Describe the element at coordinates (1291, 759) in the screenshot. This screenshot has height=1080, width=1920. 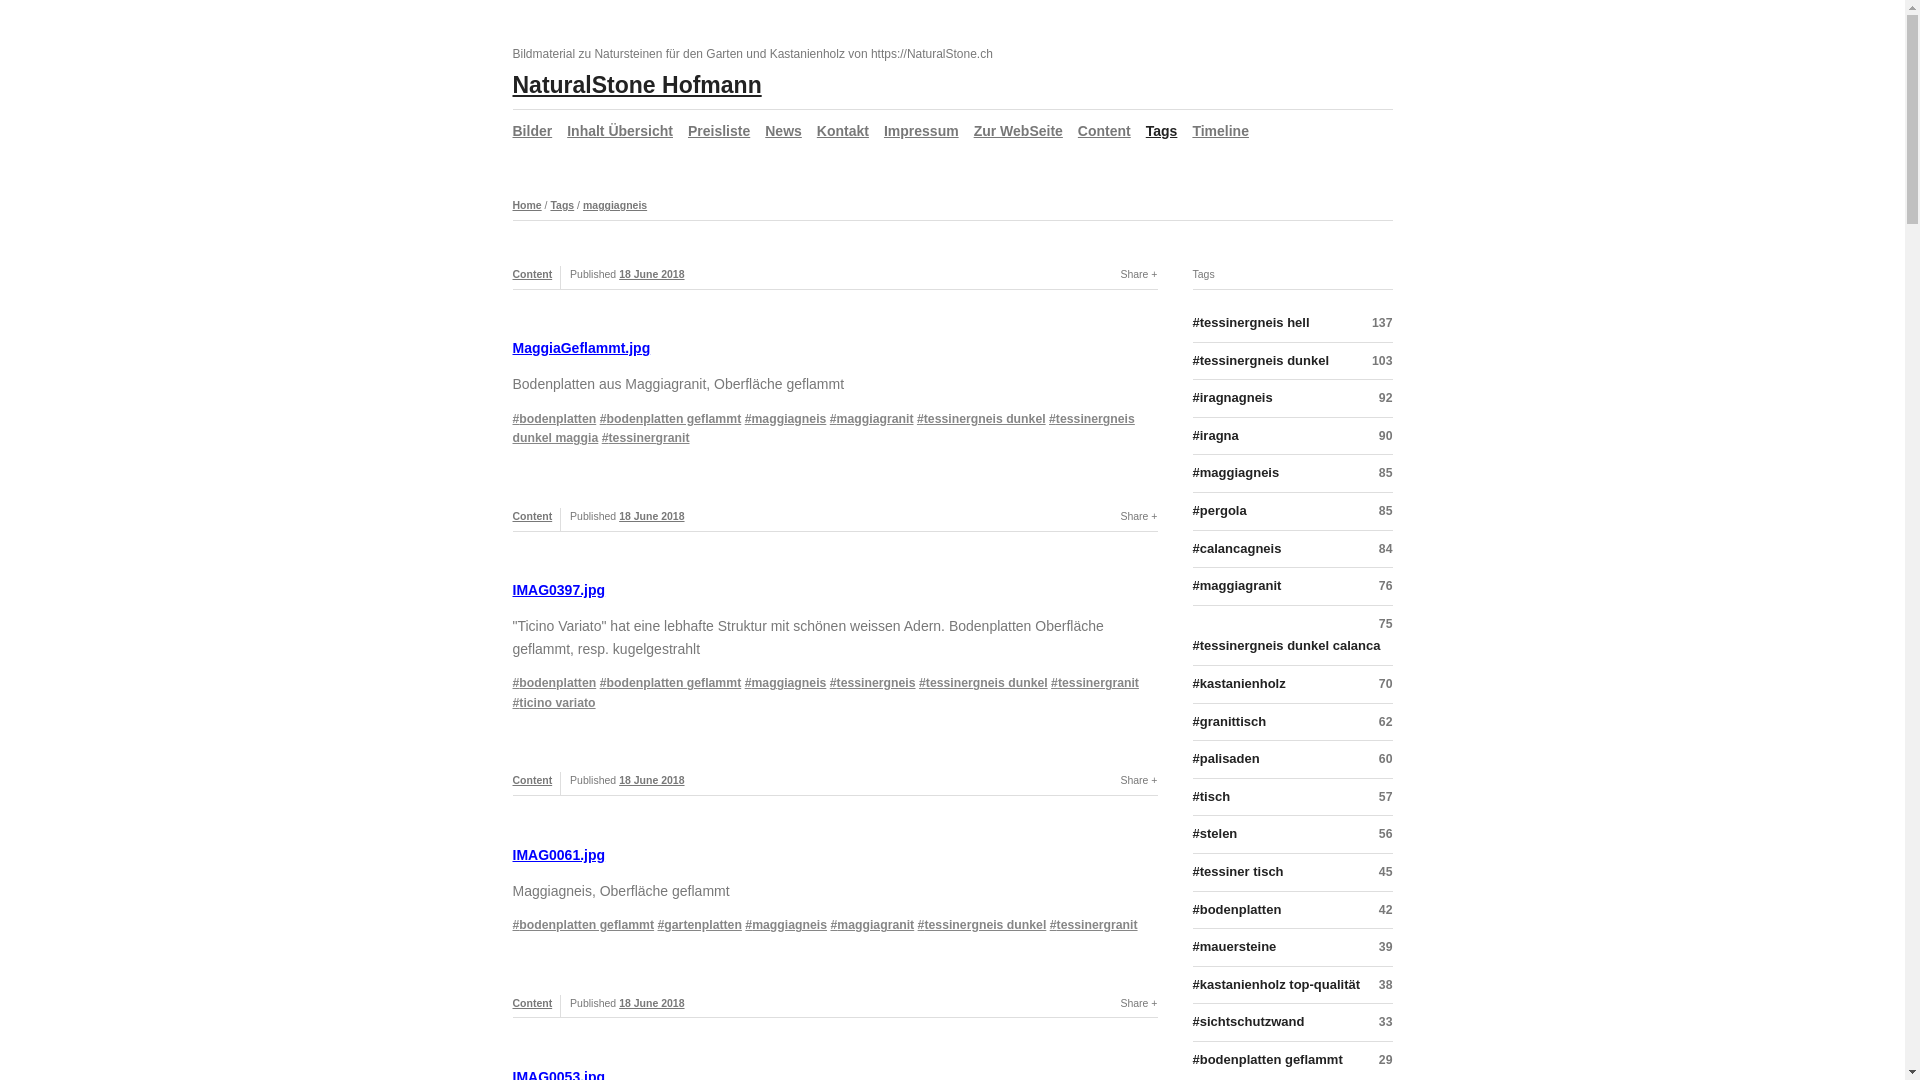
I see `'60` at that location.